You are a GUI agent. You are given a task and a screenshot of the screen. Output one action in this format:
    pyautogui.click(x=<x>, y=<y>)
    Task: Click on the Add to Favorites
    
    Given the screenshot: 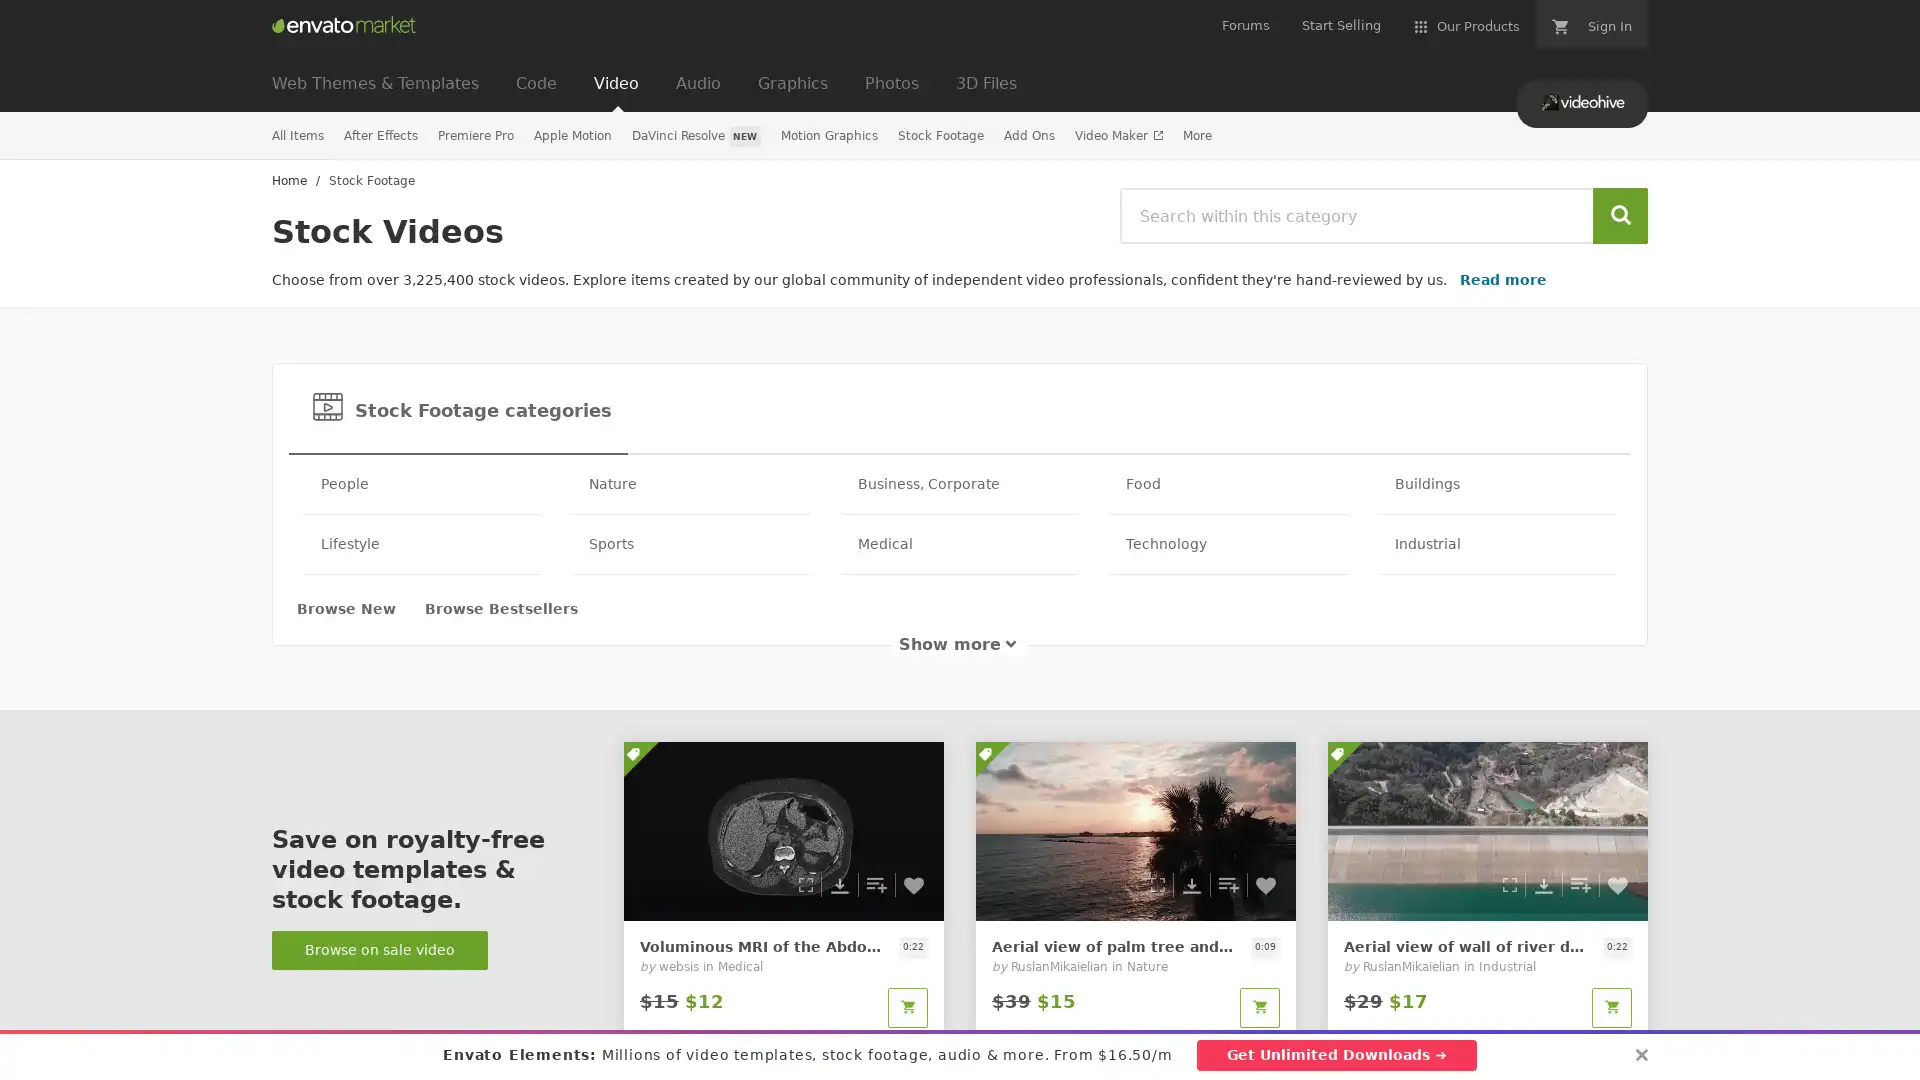 What is the action you would take?
    pyautogui.click(x=1617, y=883)
    